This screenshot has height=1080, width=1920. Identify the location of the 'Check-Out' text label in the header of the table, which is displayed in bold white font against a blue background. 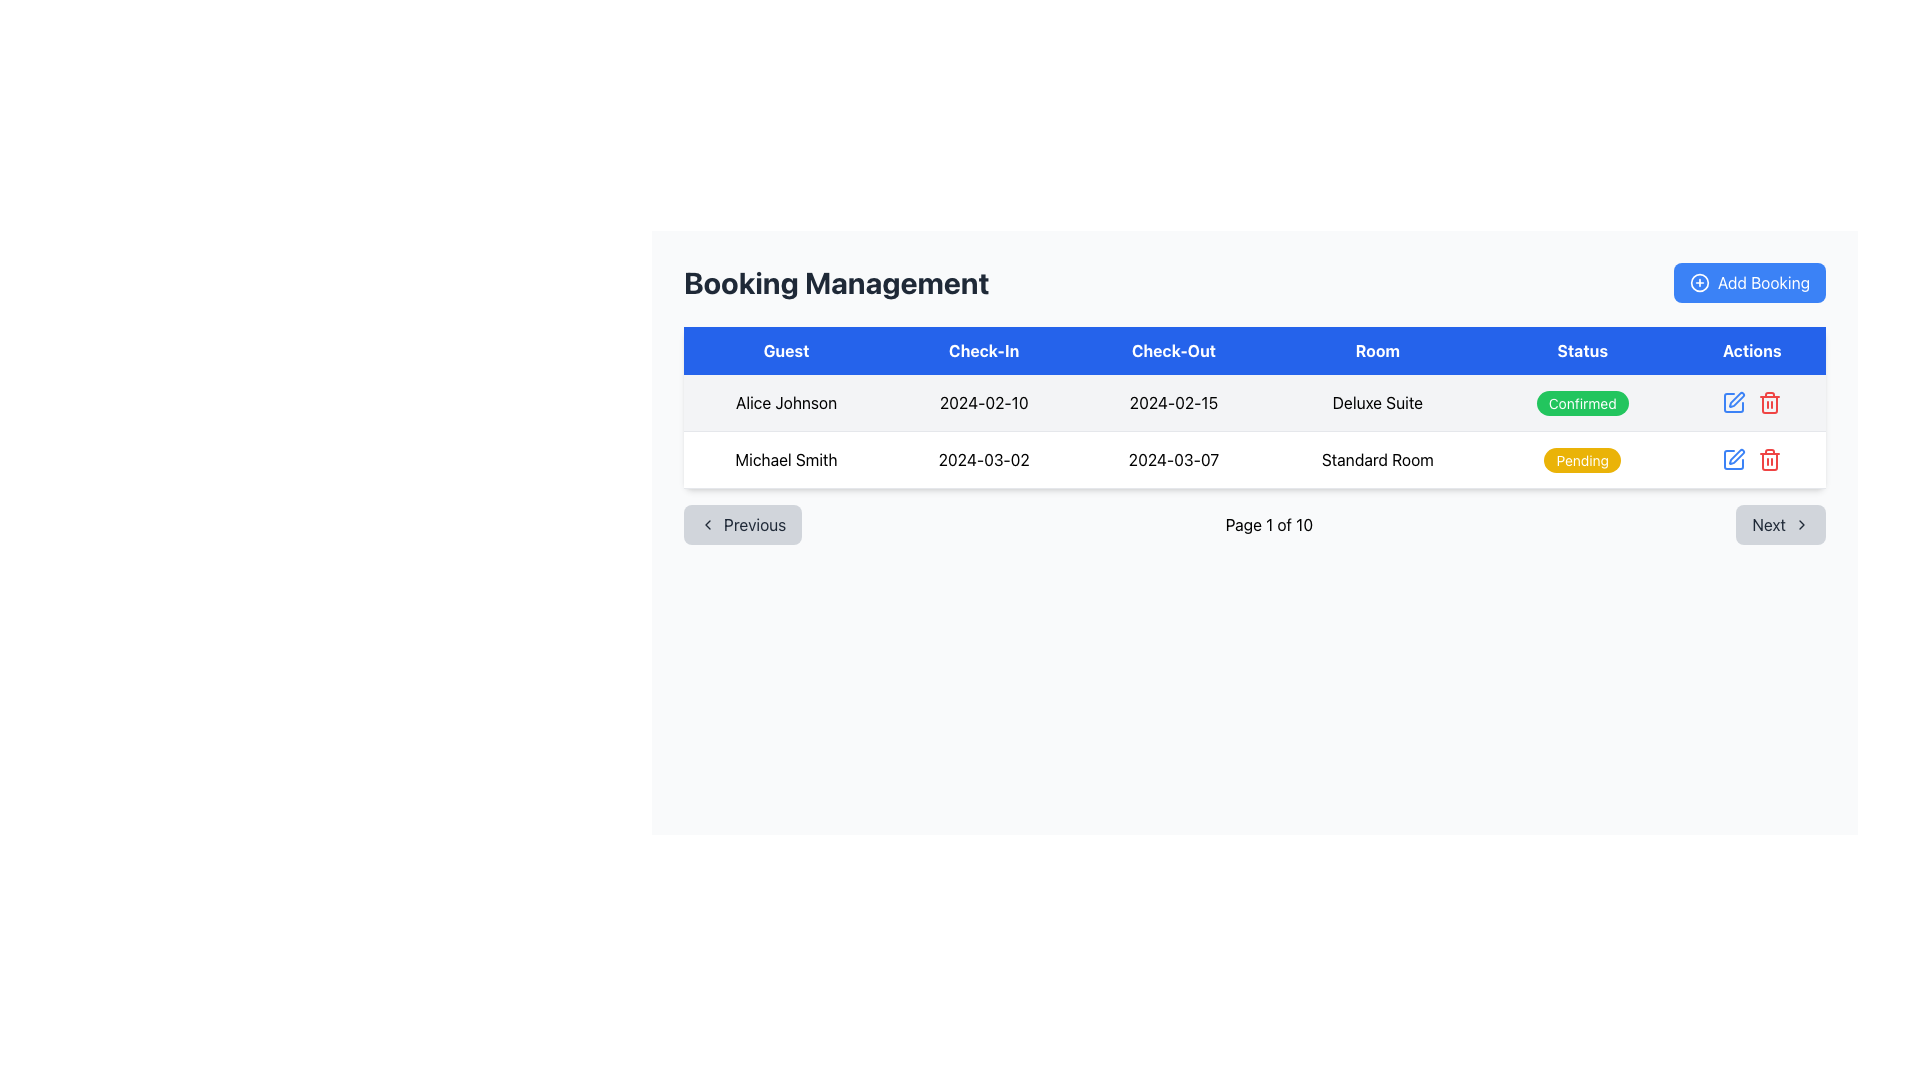
(1173, 350).